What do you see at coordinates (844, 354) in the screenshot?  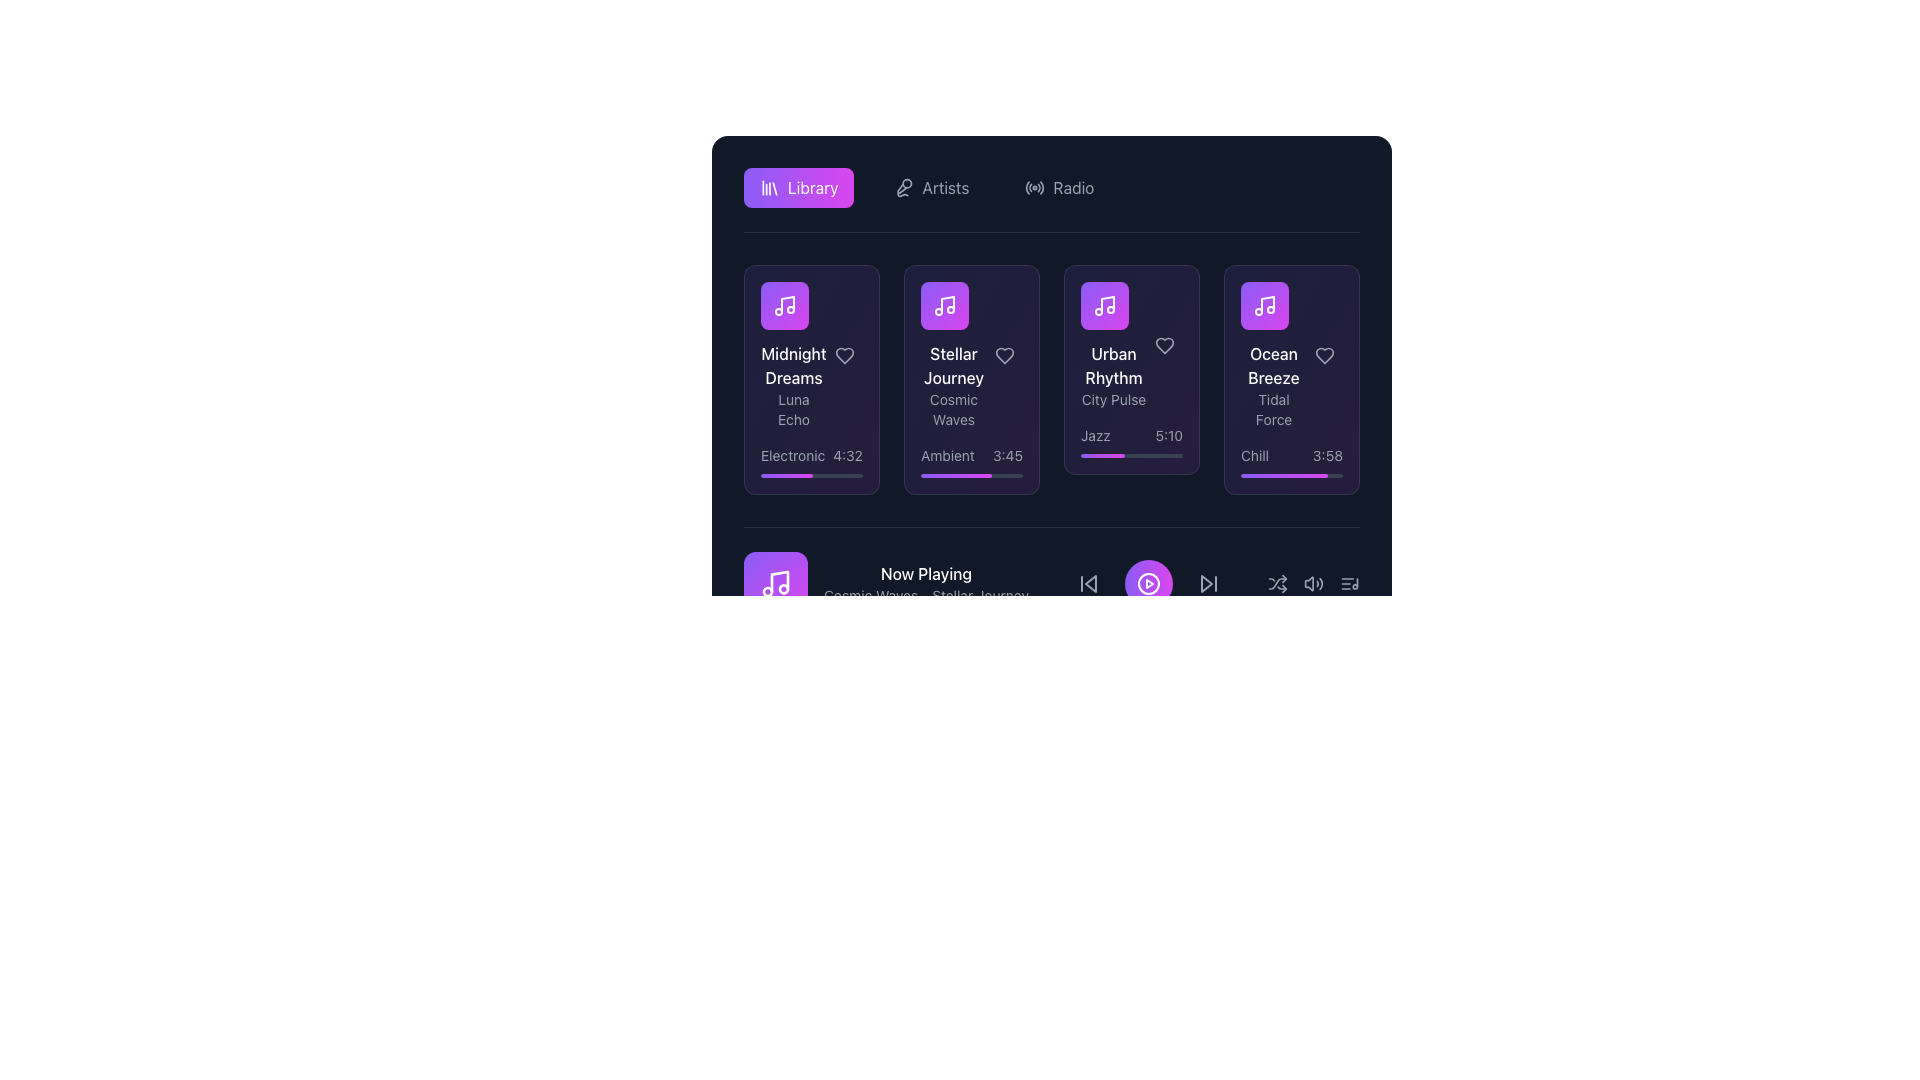 I see `the heart-shaped icon button to mark the song 'Midnight Dreams' as favorite` at bounding box center [844, 354].